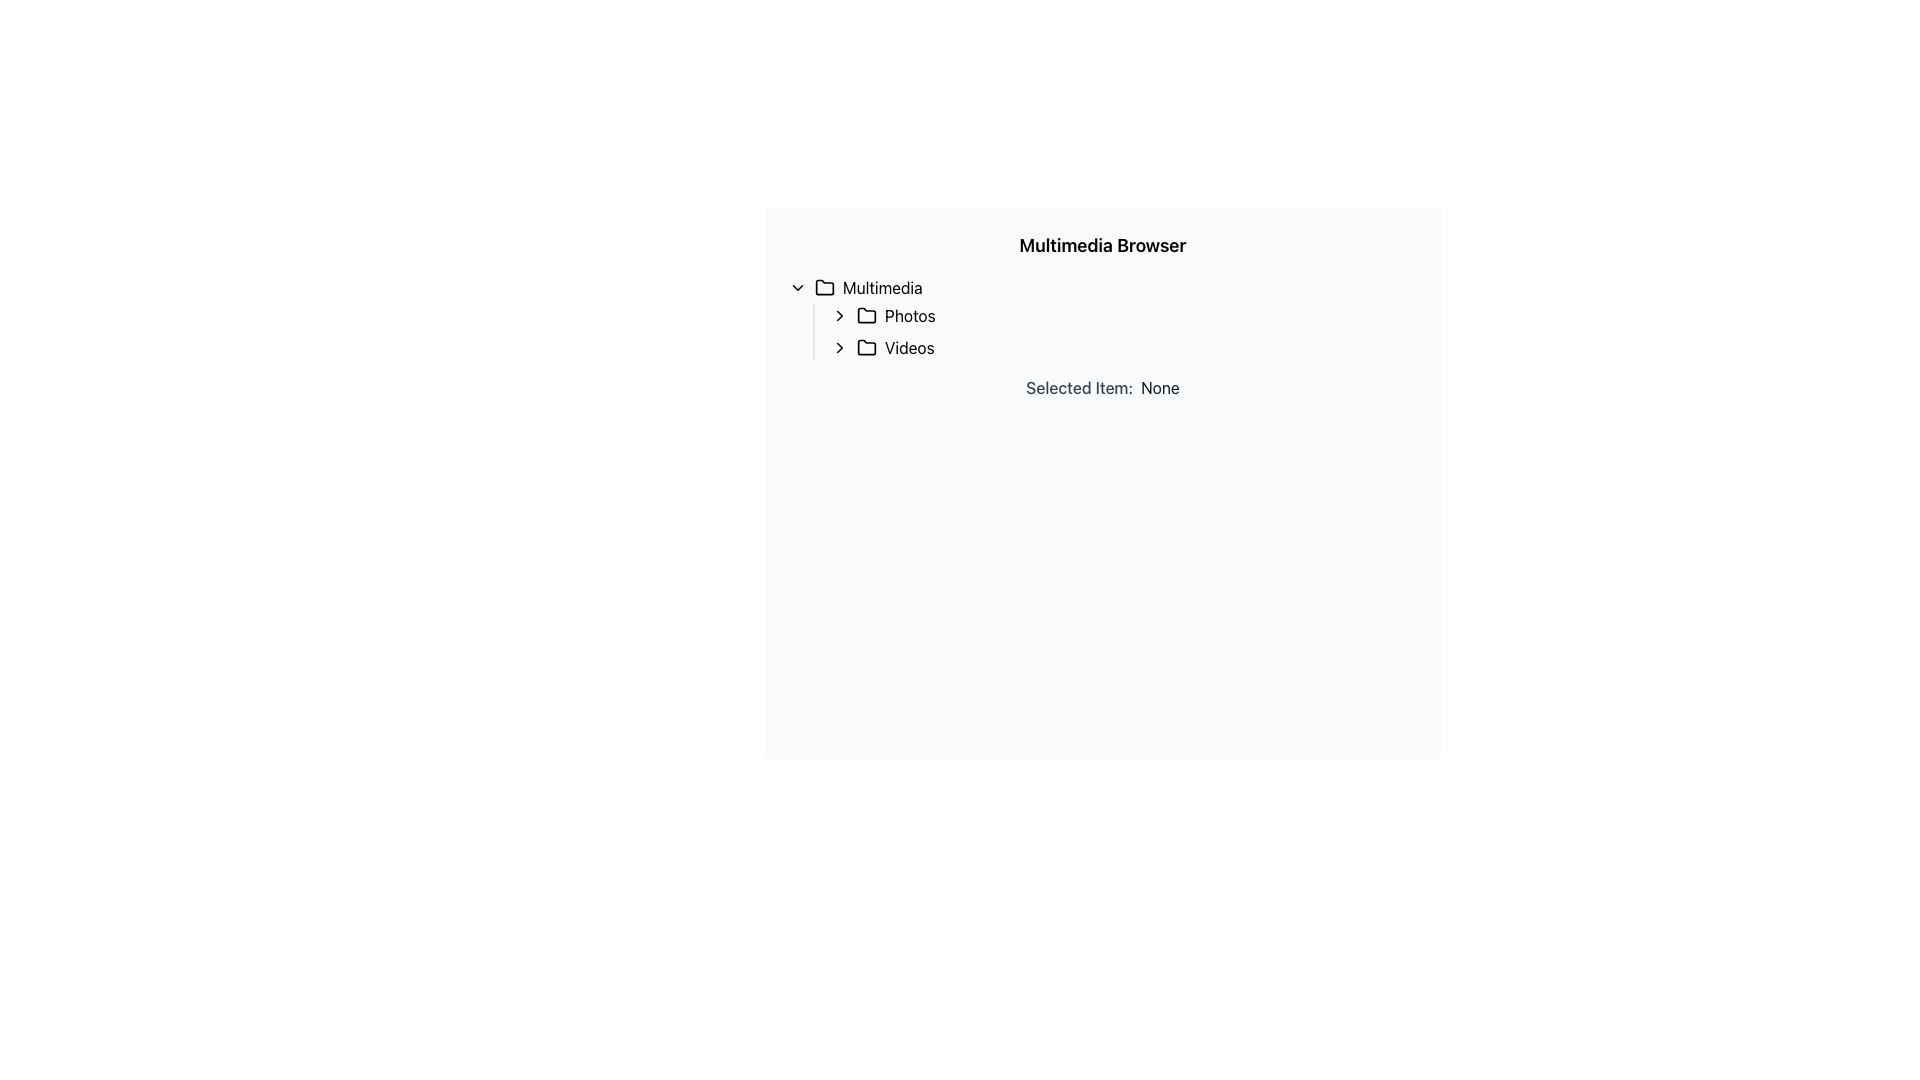 Image resolution: width=1920 pixels, height=1080 pixels. I want to click on the Text Label element that serves as a context label for the adjacent value, located in the center-right area of the UI below the header, so click(1078, 388).